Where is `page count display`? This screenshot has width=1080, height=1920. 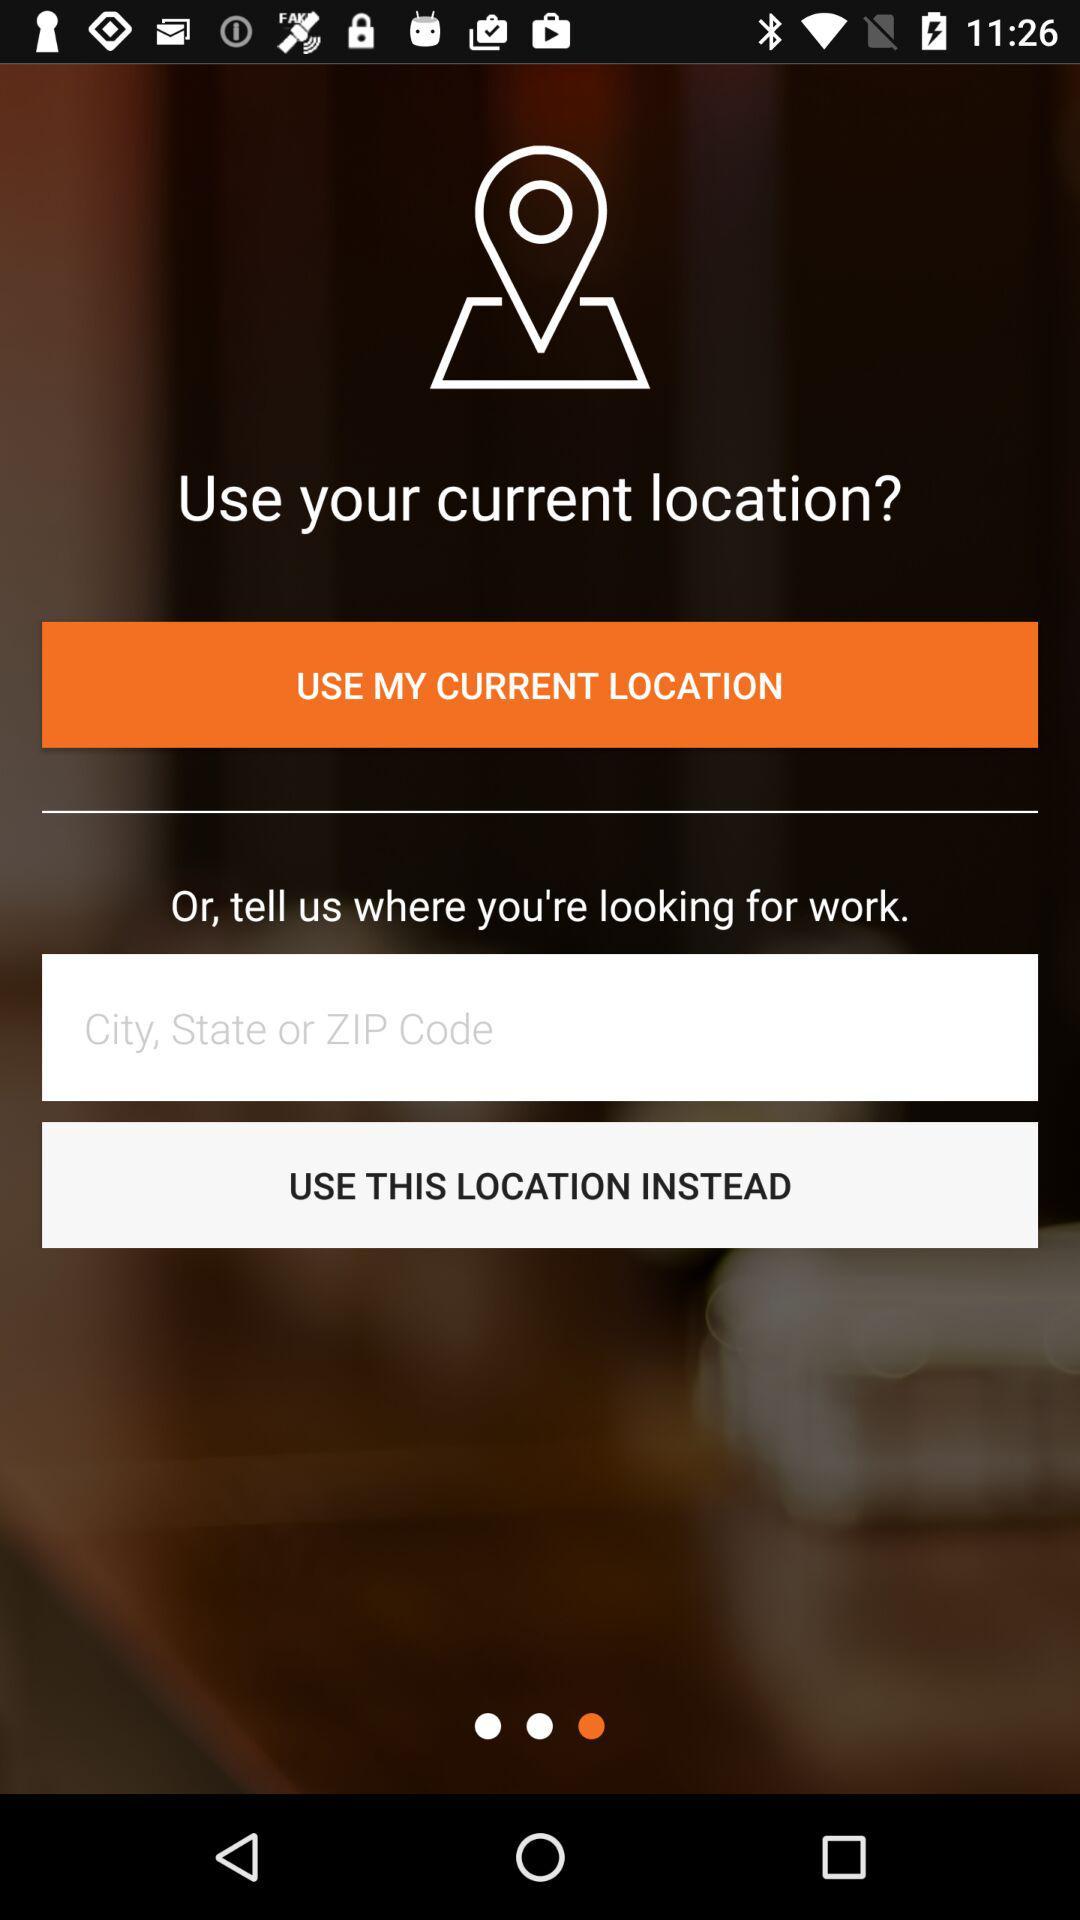
page count display is located at coordinates (487, 1725).